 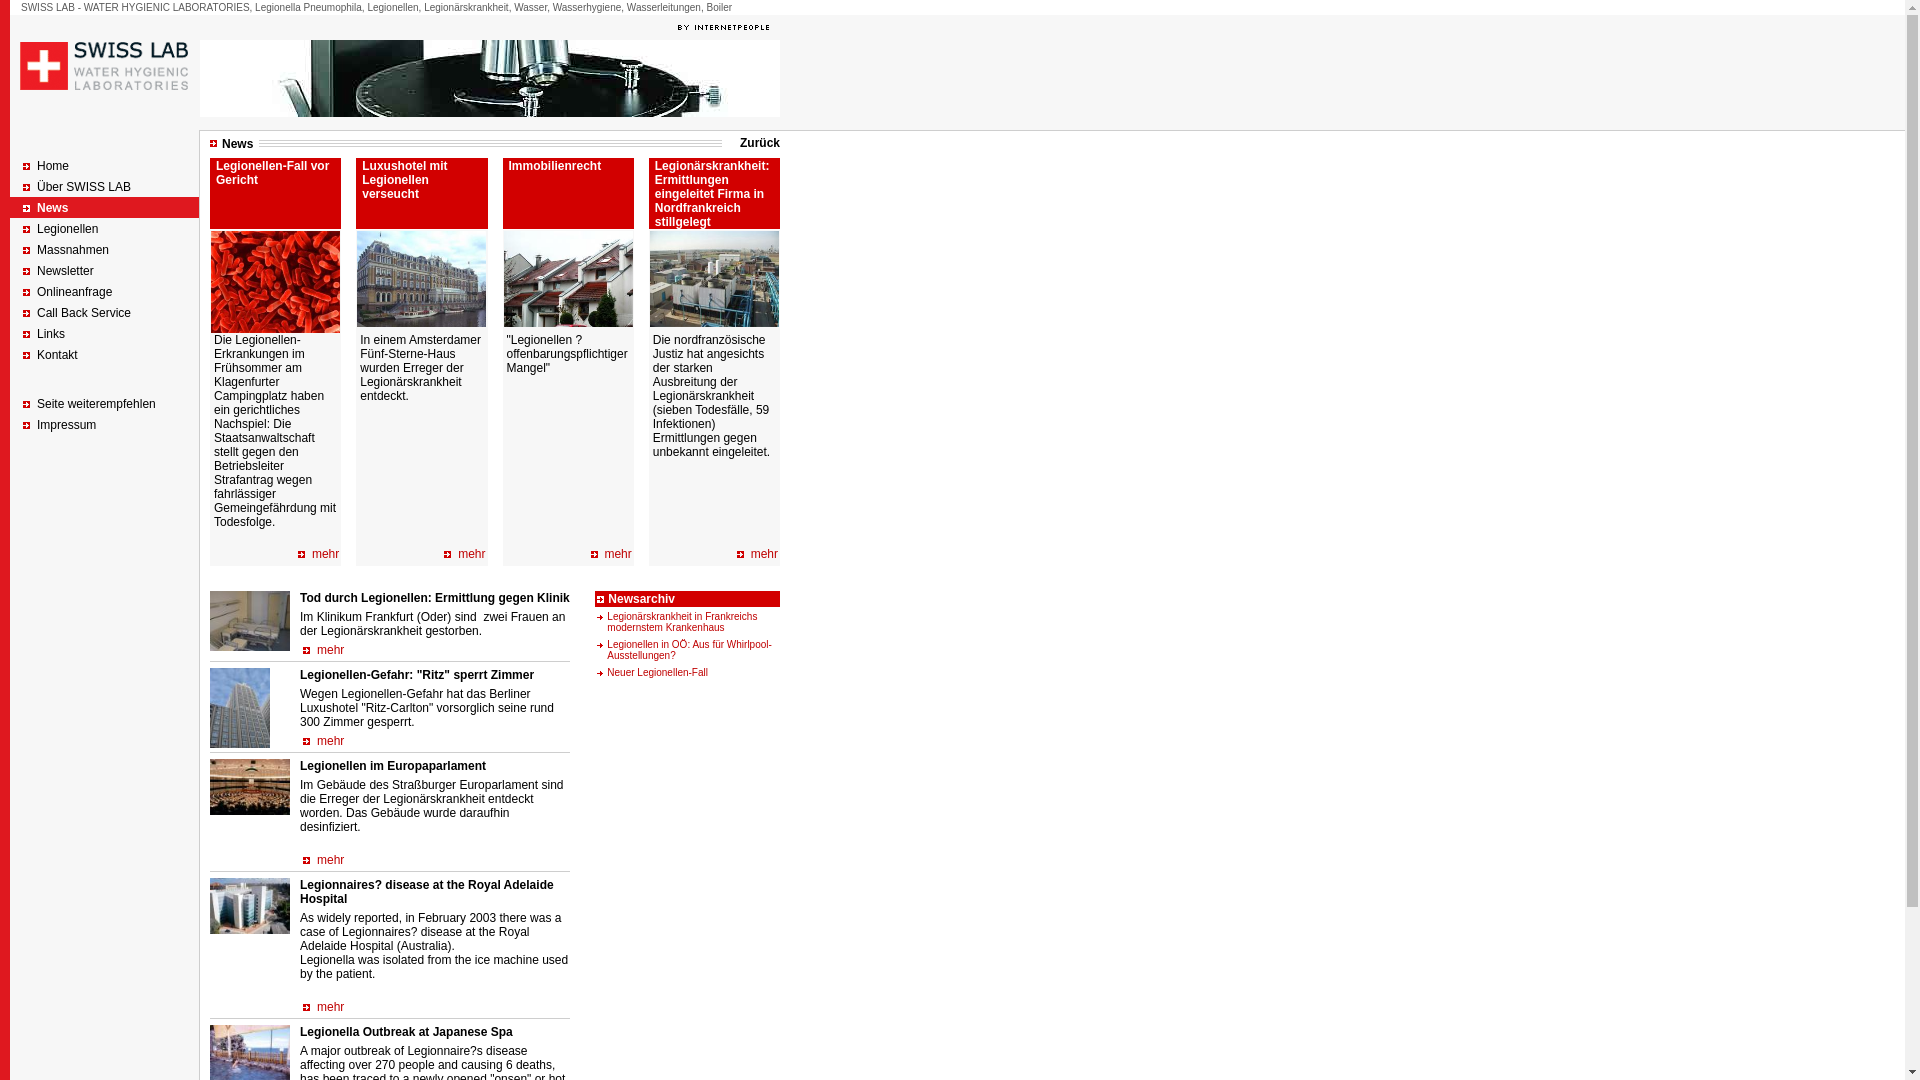 What do you see at coordinates (456, 554) in the screenshot?
I see `'mehr'` at bounding box center [456, 554].